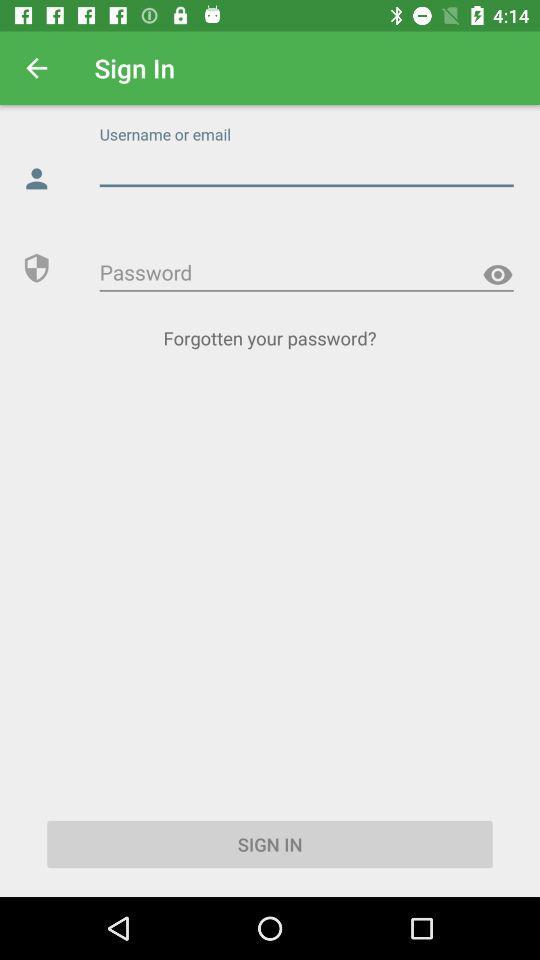  I want to click on look at password, so click(496, 274).